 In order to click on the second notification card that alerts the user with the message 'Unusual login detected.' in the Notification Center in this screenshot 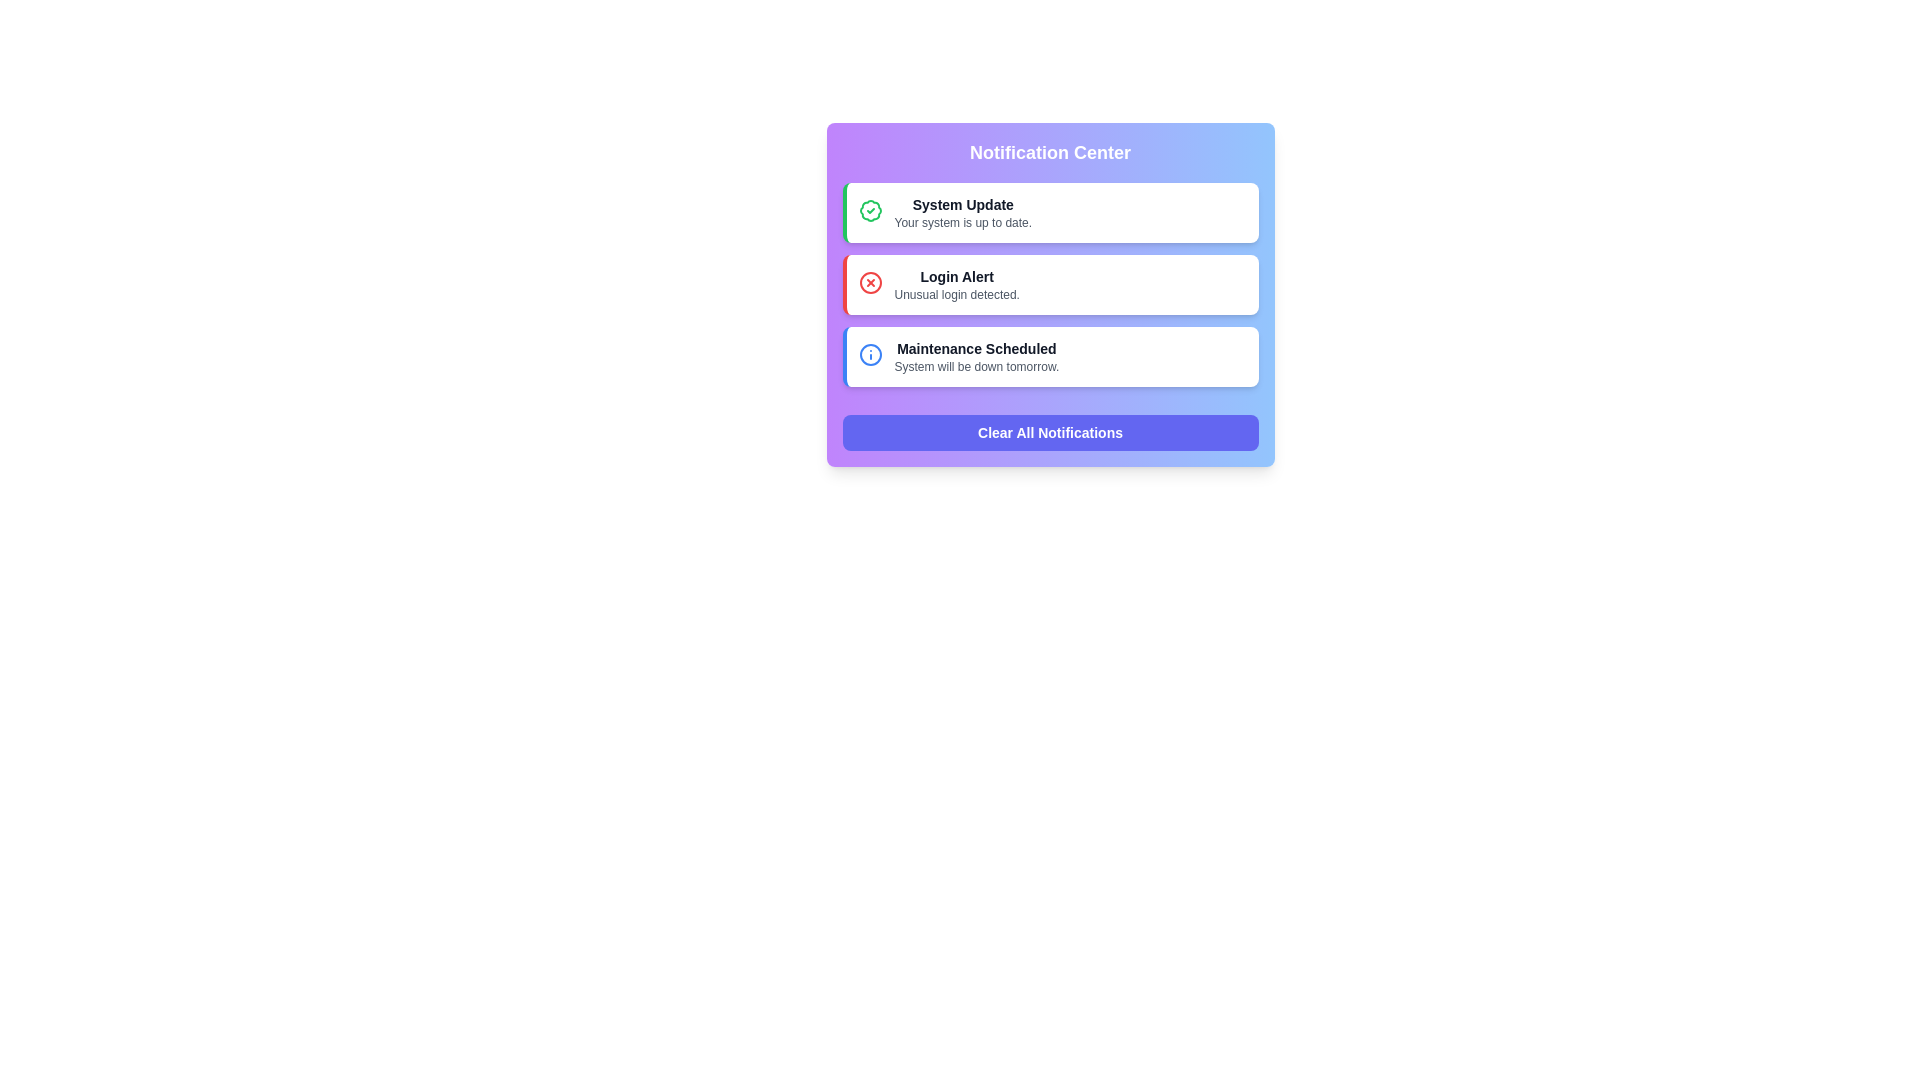, I will do `click(1049, 285)`.